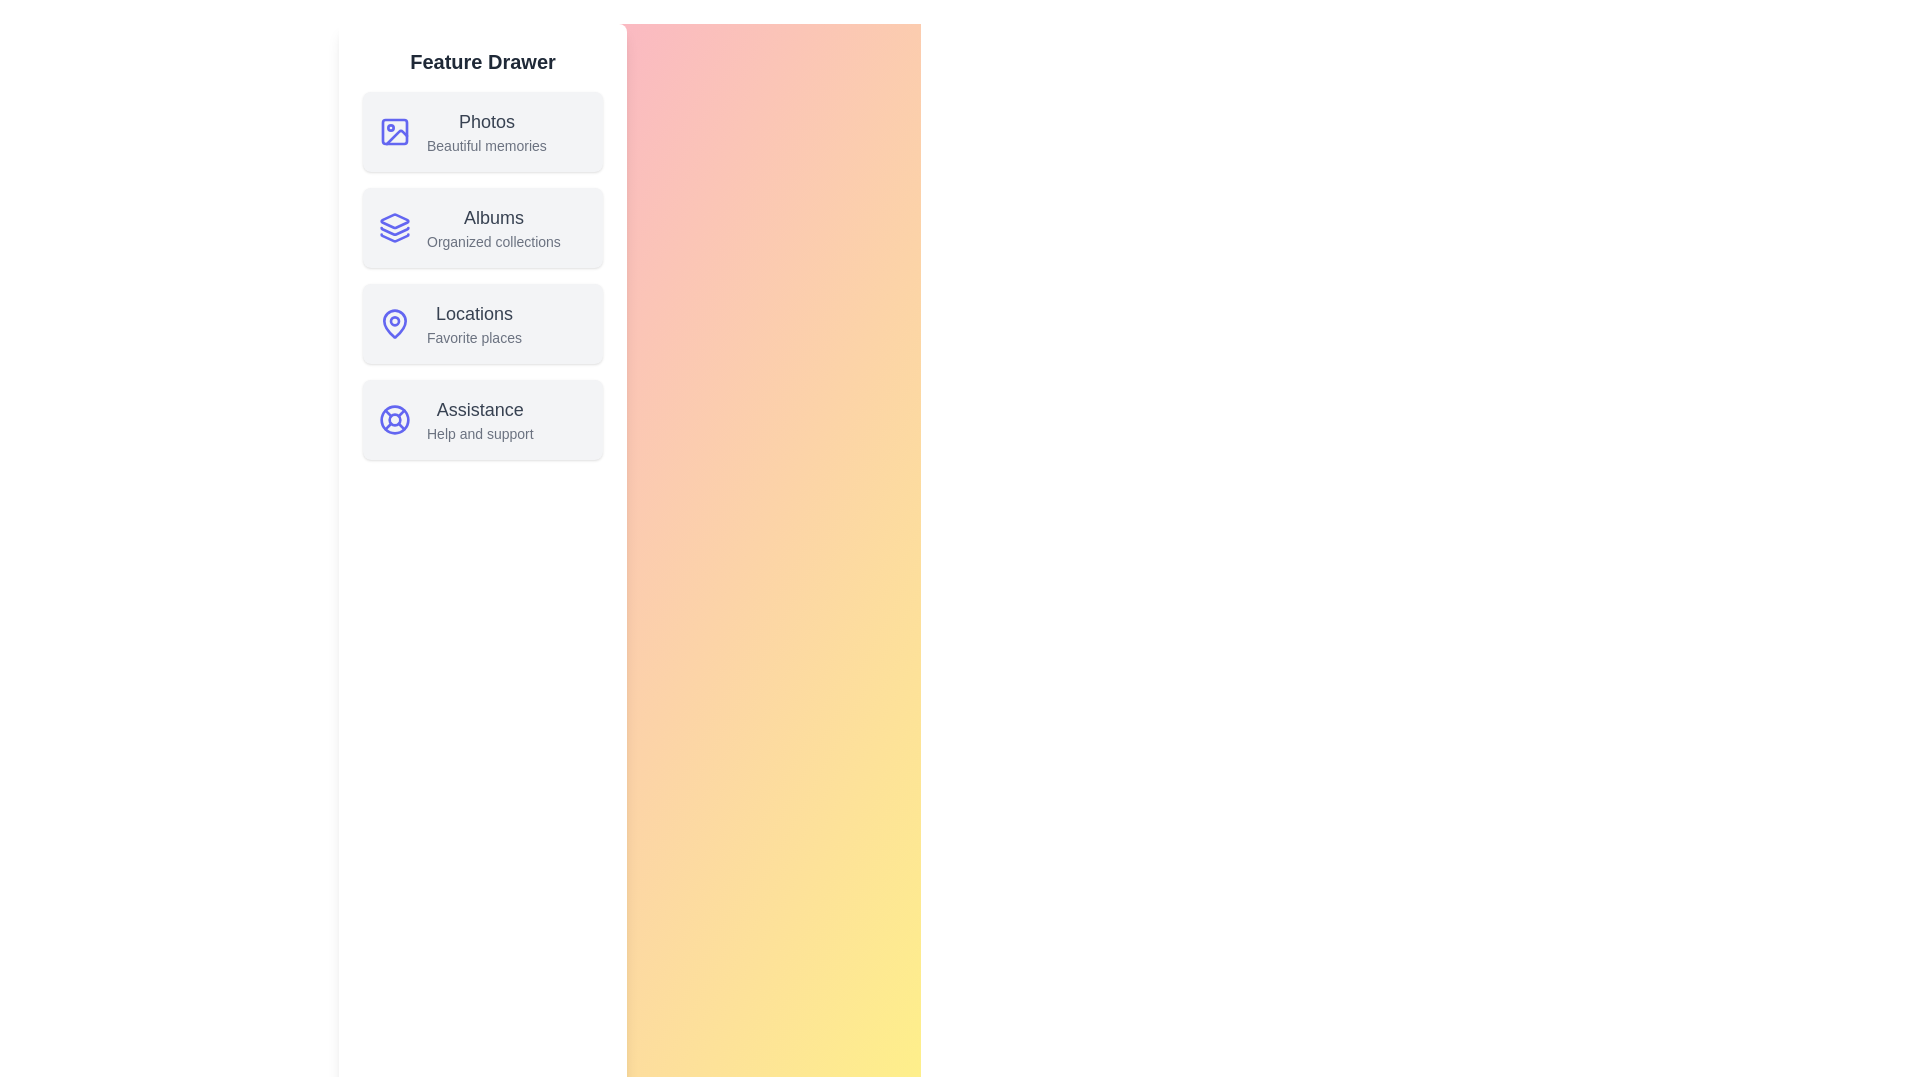 The width and height of the screenshot is (1920, 1080). Describe the element at coordinates (483, 419) in the screenshot. I see `the feature item Assistance from the StylishDrawer` at that location.